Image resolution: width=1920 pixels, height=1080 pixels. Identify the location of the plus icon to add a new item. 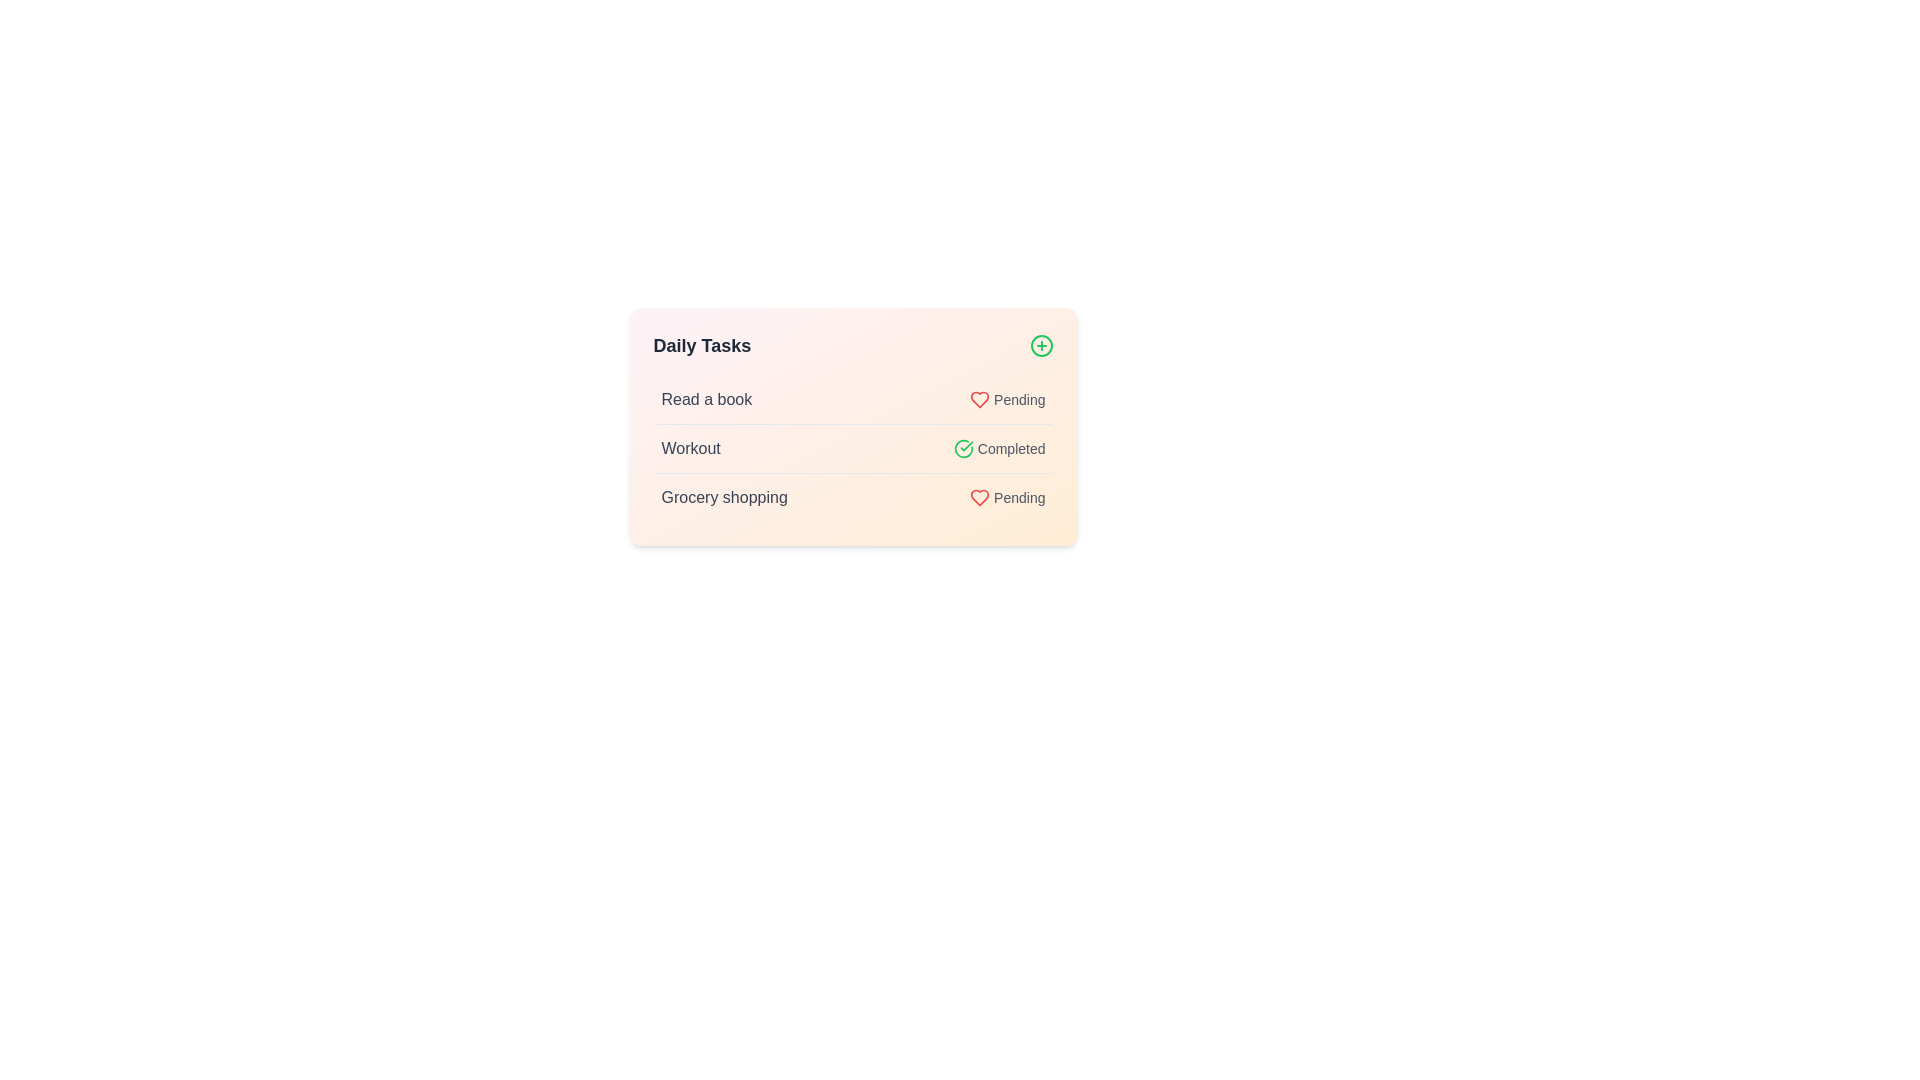
(1040, 345).